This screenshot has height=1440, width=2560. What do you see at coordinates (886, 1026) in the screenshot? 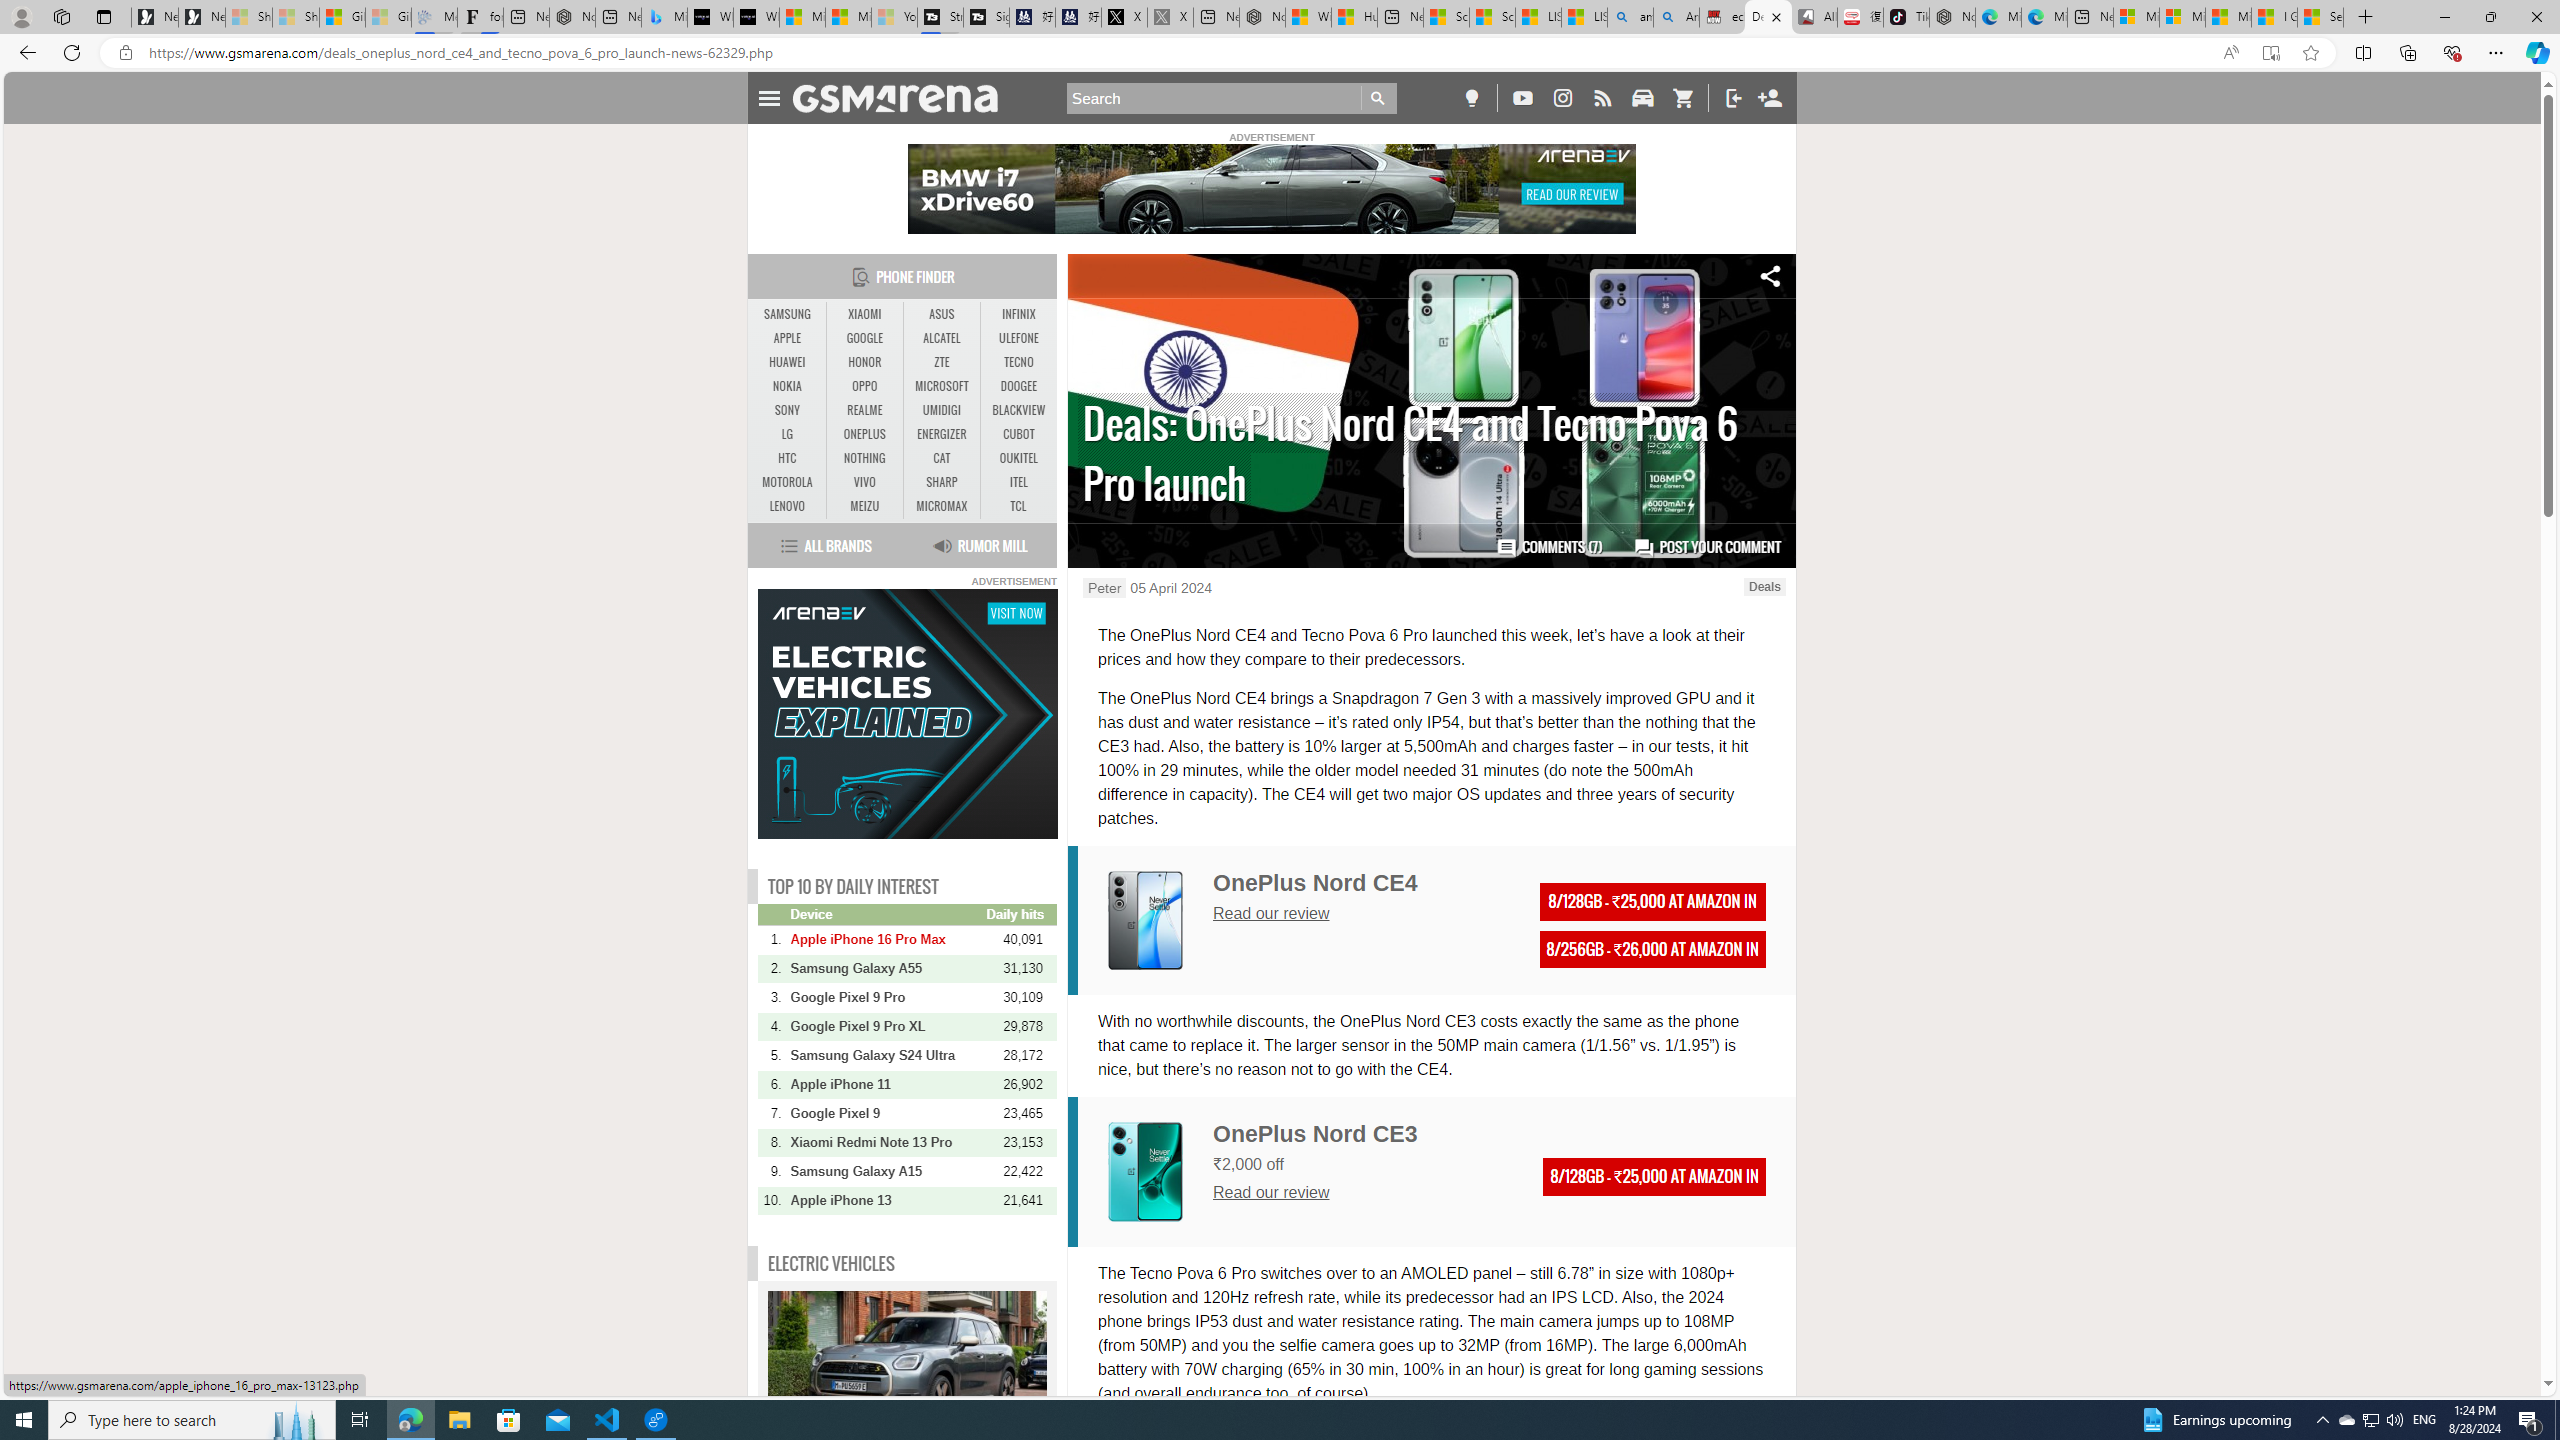
I see `'Google Pixel 9 Pro XL'` at bounding box center [886, 1026].